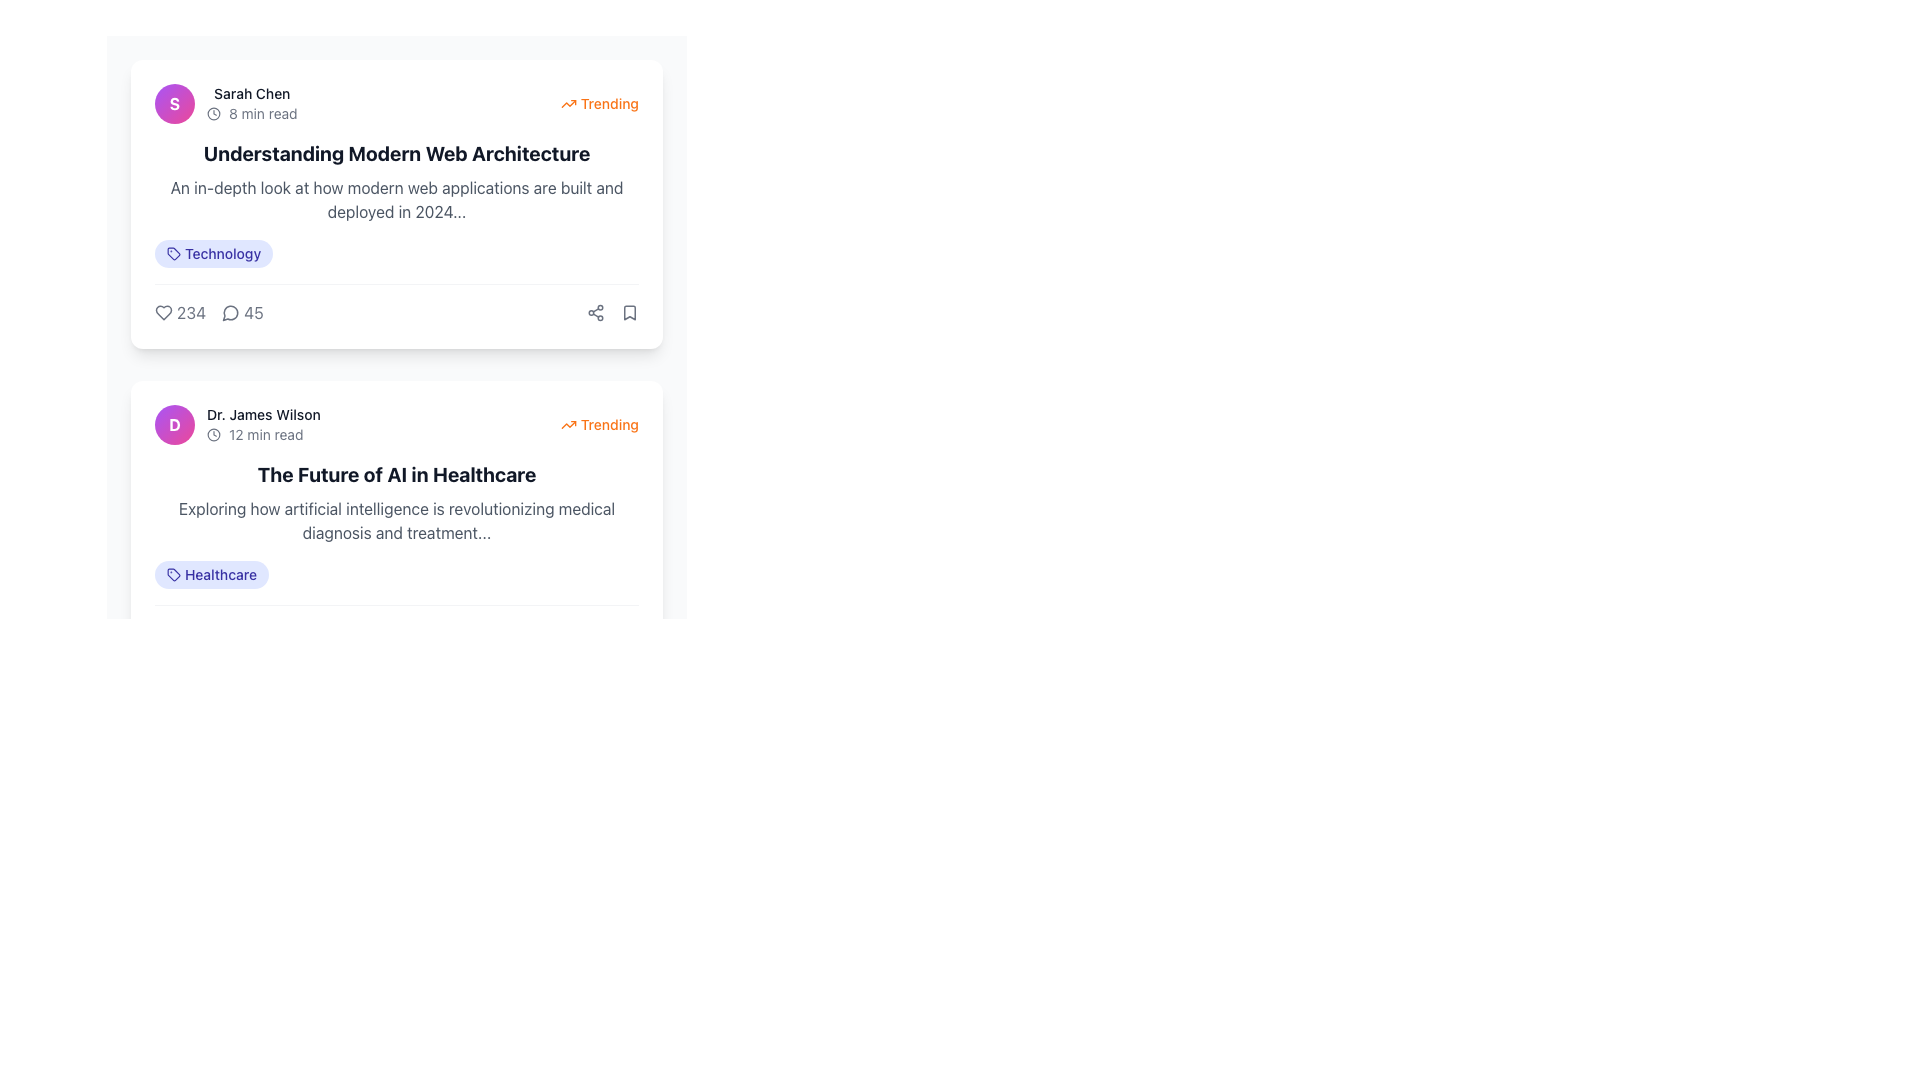 This screenshot has height=1080, width=1920. Describe the element at coordinates (214, 114) in the screenshot. I see `the clock-like icon with a circular border that is located to the left of the '8 min read' text` at that location.